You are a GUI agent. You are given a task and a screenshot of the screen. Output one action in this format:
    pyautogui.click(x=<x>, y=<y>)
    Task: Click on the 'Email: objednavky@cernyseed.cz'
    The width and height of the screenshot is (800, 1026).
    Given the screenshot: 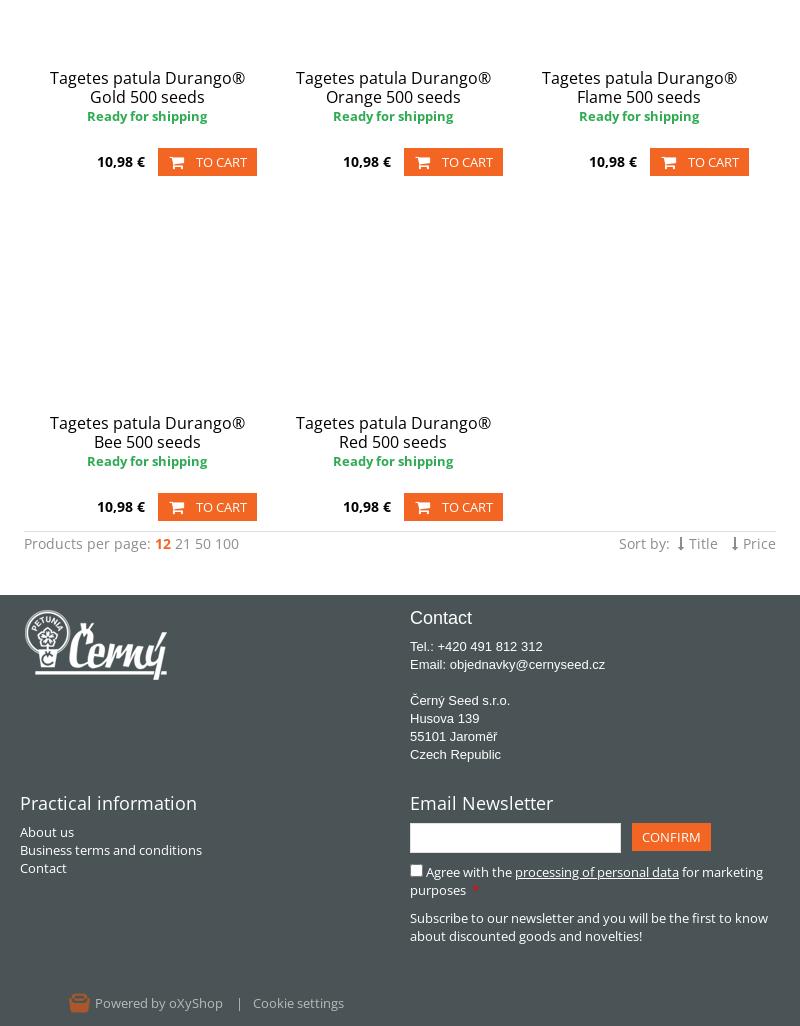 What is the action you would take?
    pyautogui.click(x=506, y=664)
    